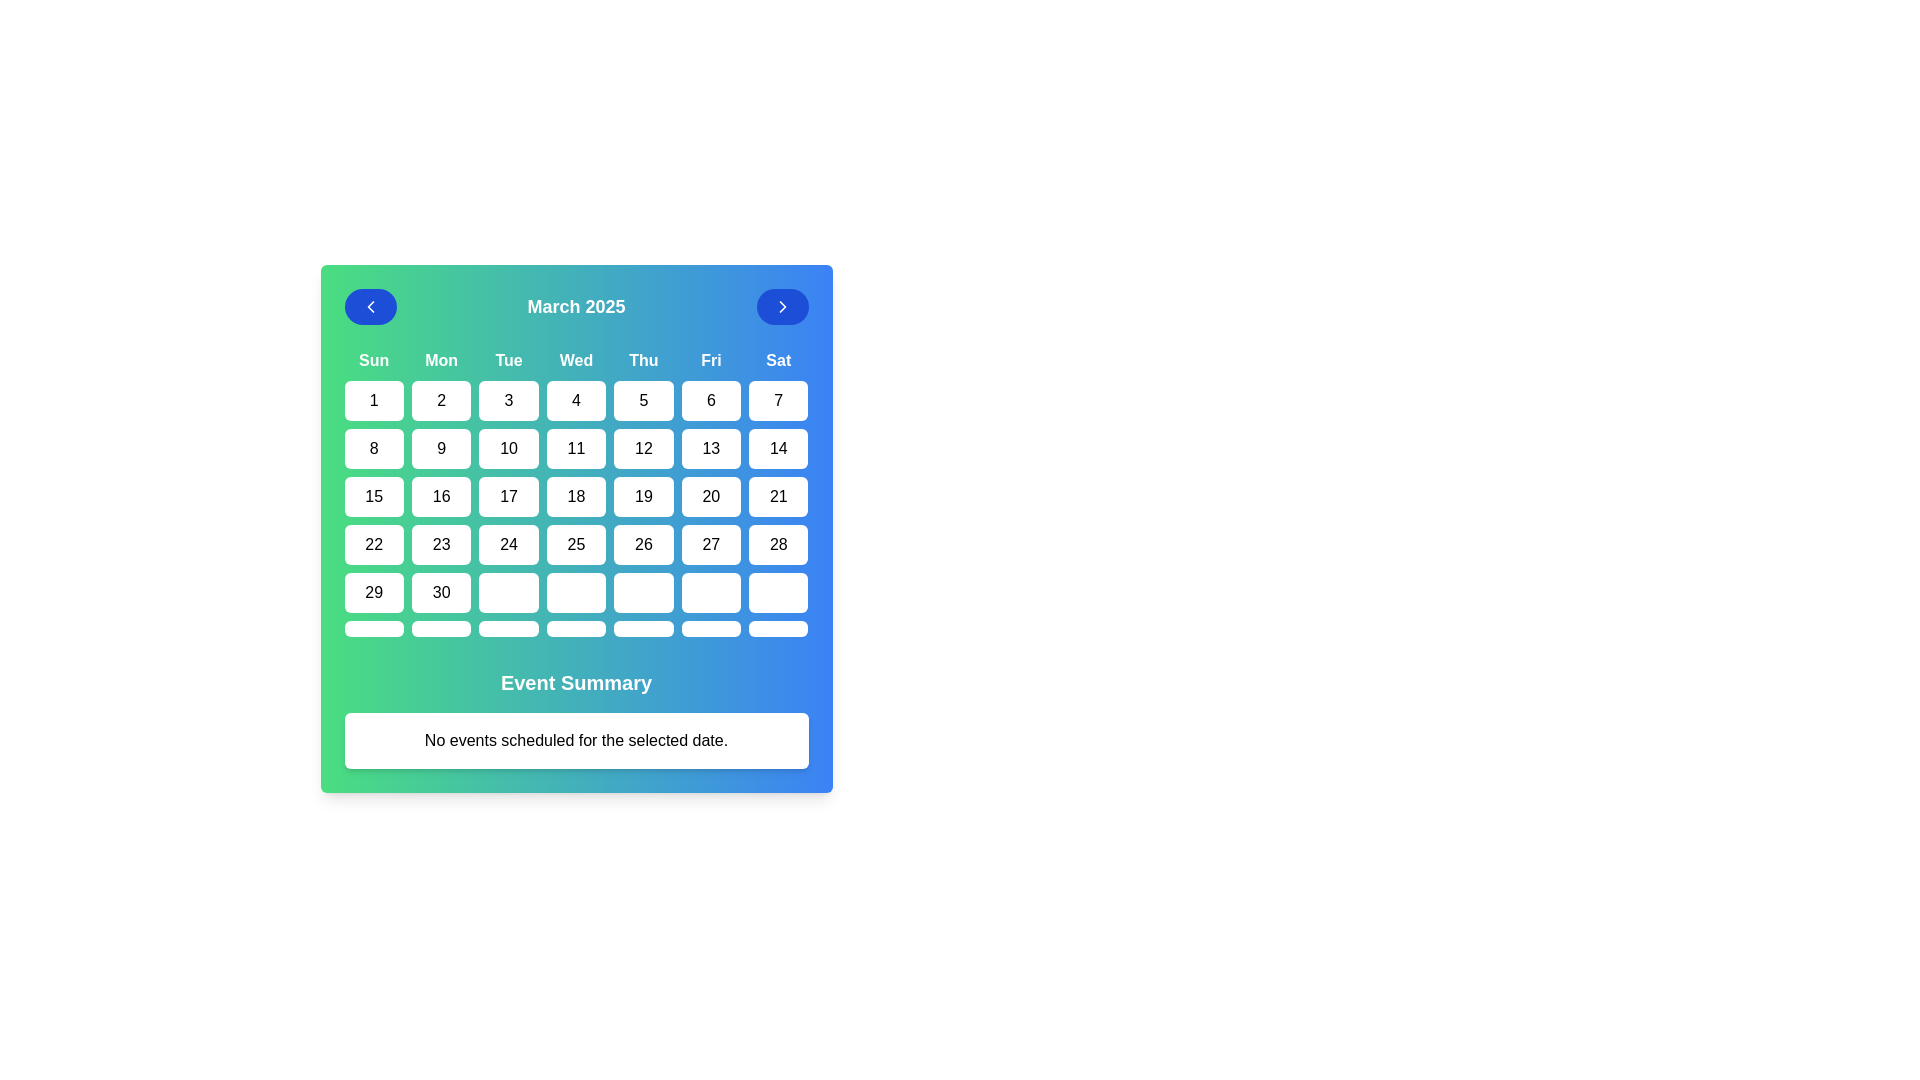 The image size is (1920, 1080). Describe the element at coordinates (440, 401) in the screenshot. I see `the small rectangular button displaying the number '2' with a white background and black text, located in the calendar grid layout` at that location.